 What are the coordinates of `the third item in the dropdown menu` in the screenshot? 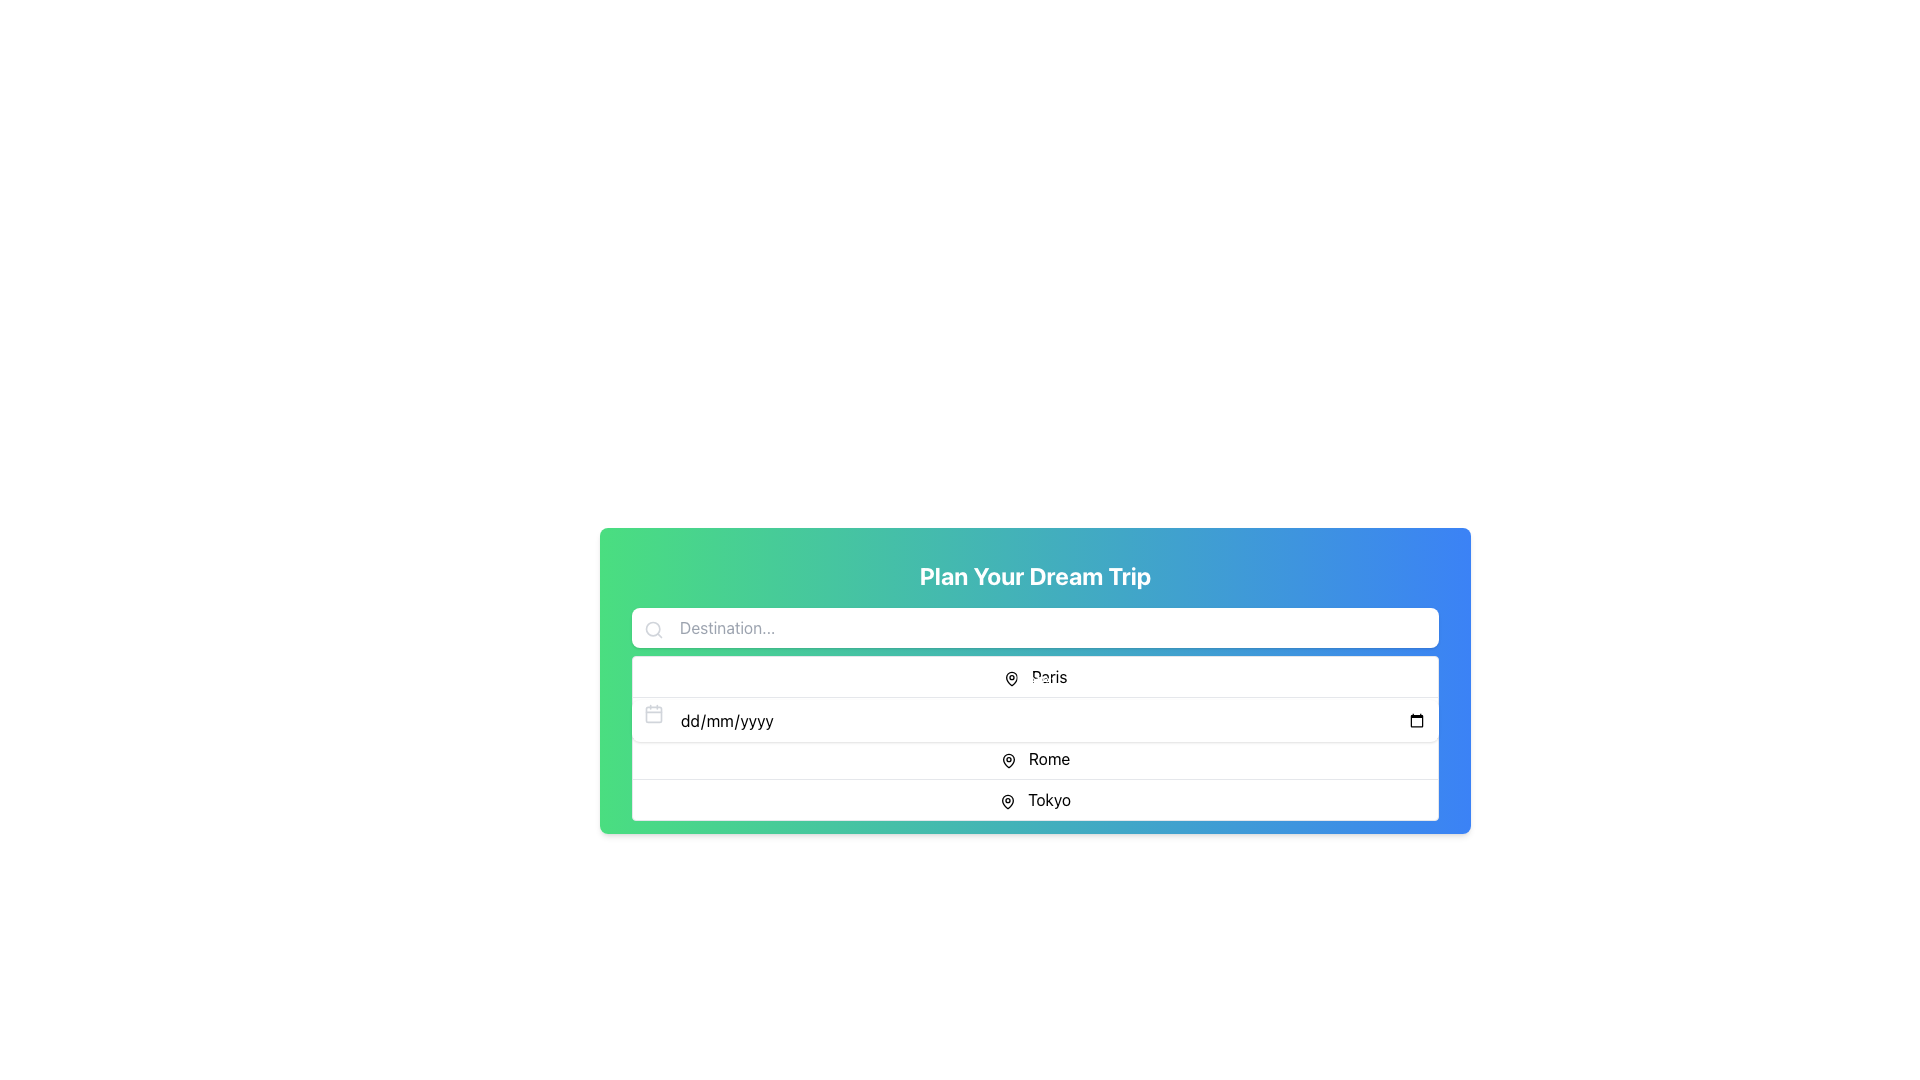 It's located at (1035, 758).